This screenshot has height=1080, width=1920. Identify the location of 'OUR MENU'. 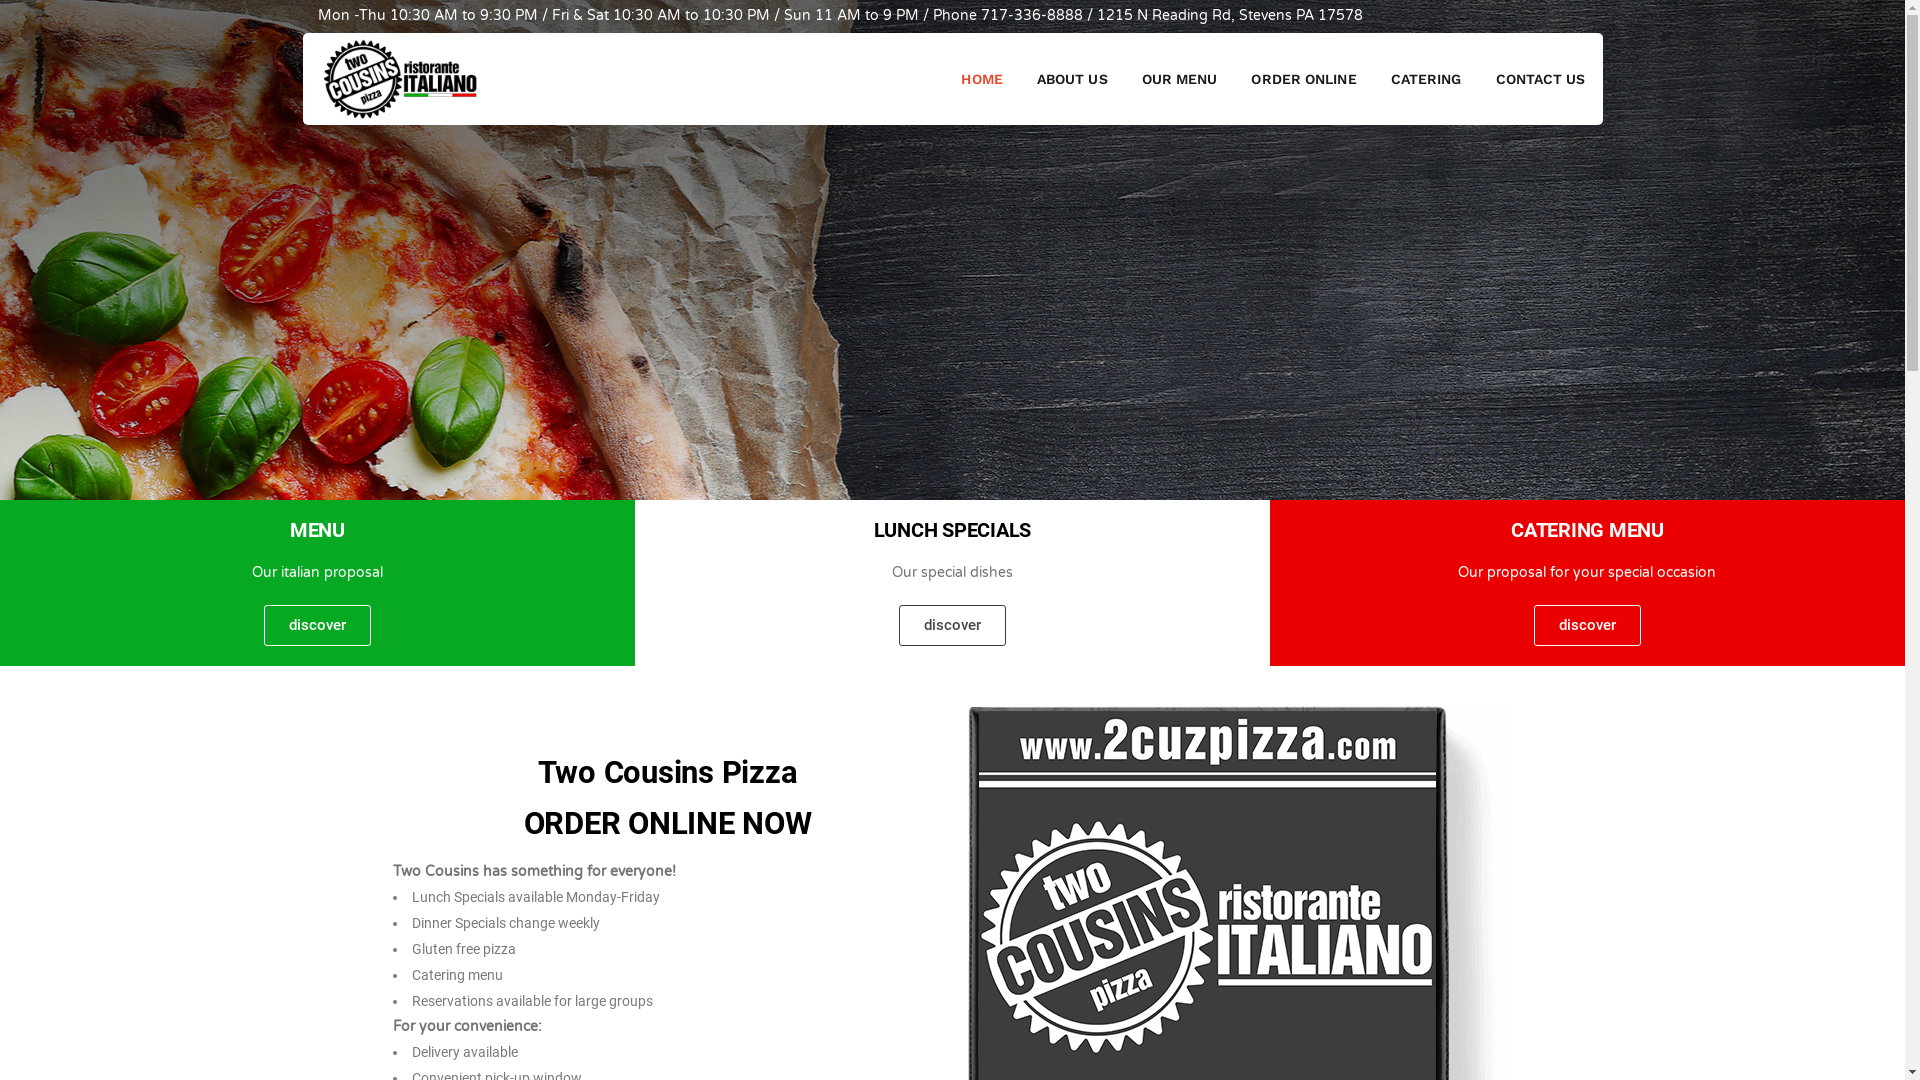
(1124, 77).